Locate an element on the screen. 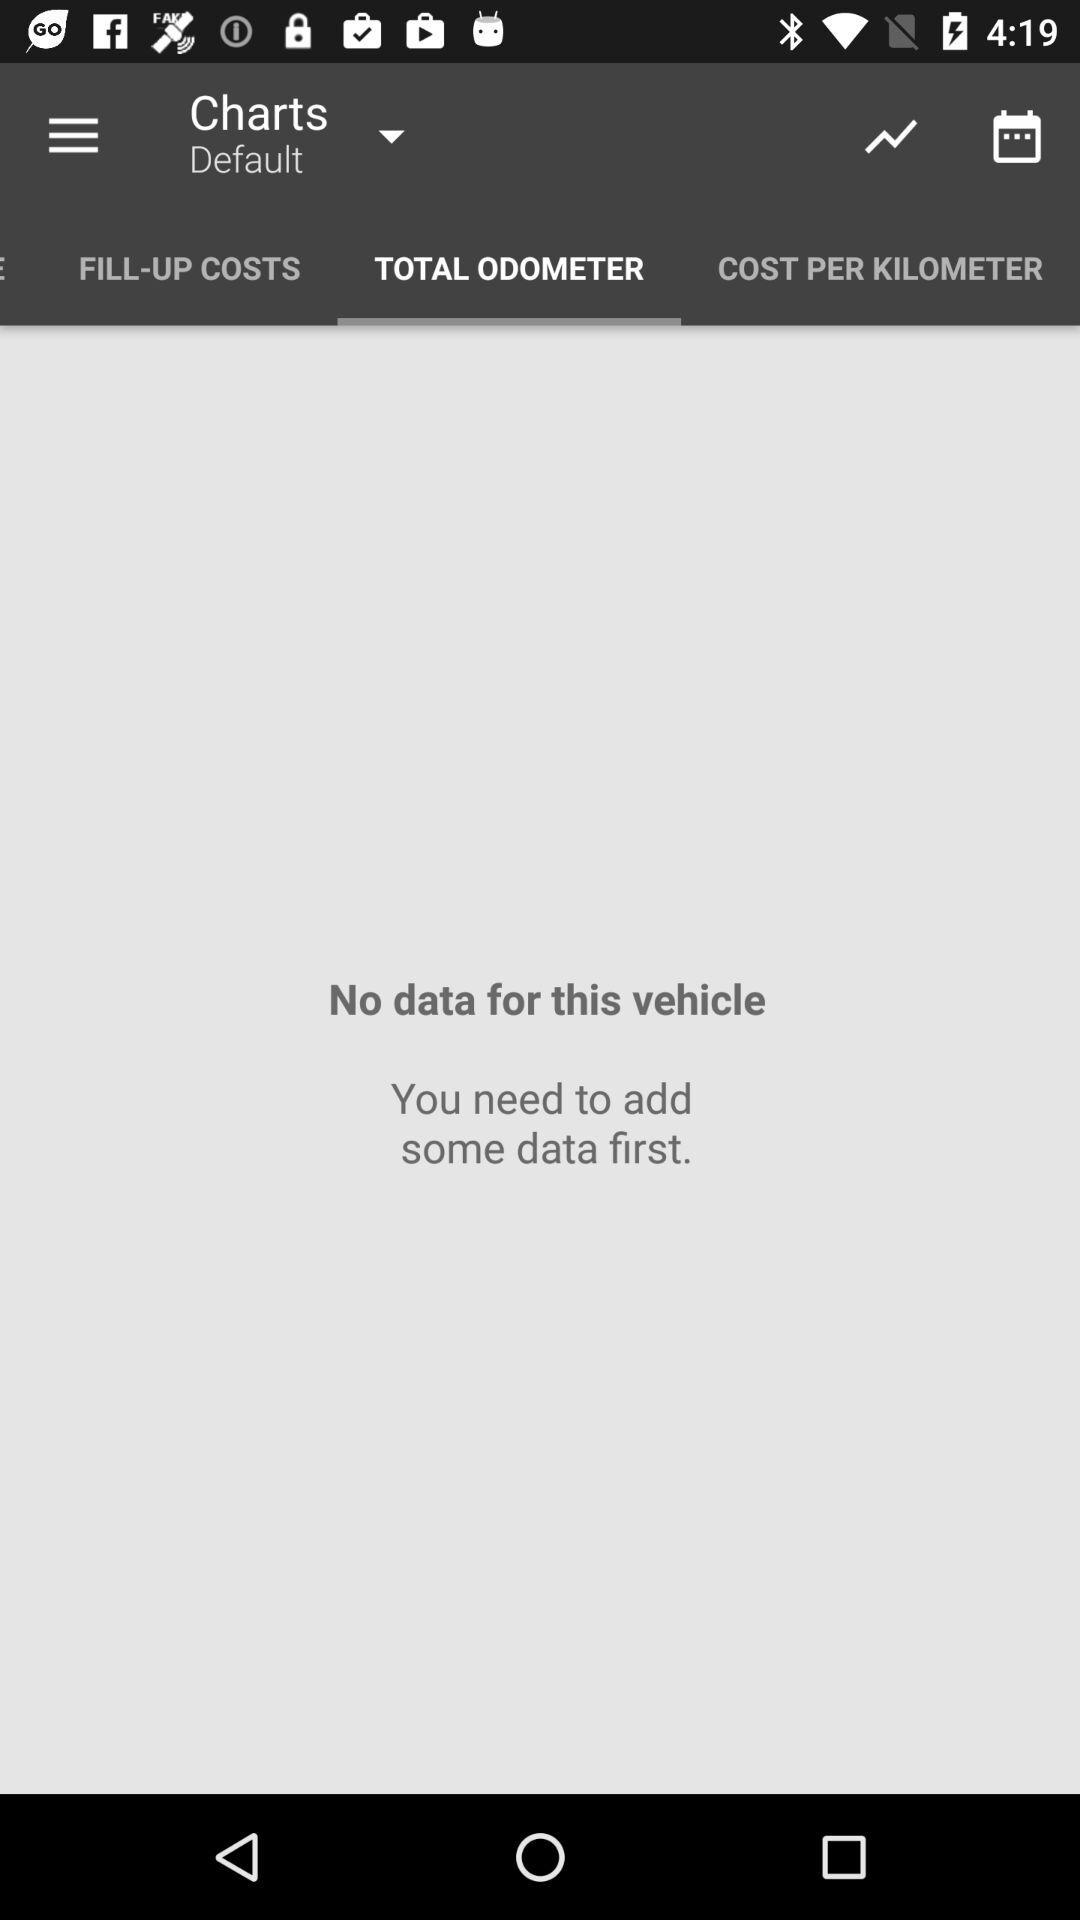  the icon to the left of the cost per kilometer is located at coordinates (508, 266).